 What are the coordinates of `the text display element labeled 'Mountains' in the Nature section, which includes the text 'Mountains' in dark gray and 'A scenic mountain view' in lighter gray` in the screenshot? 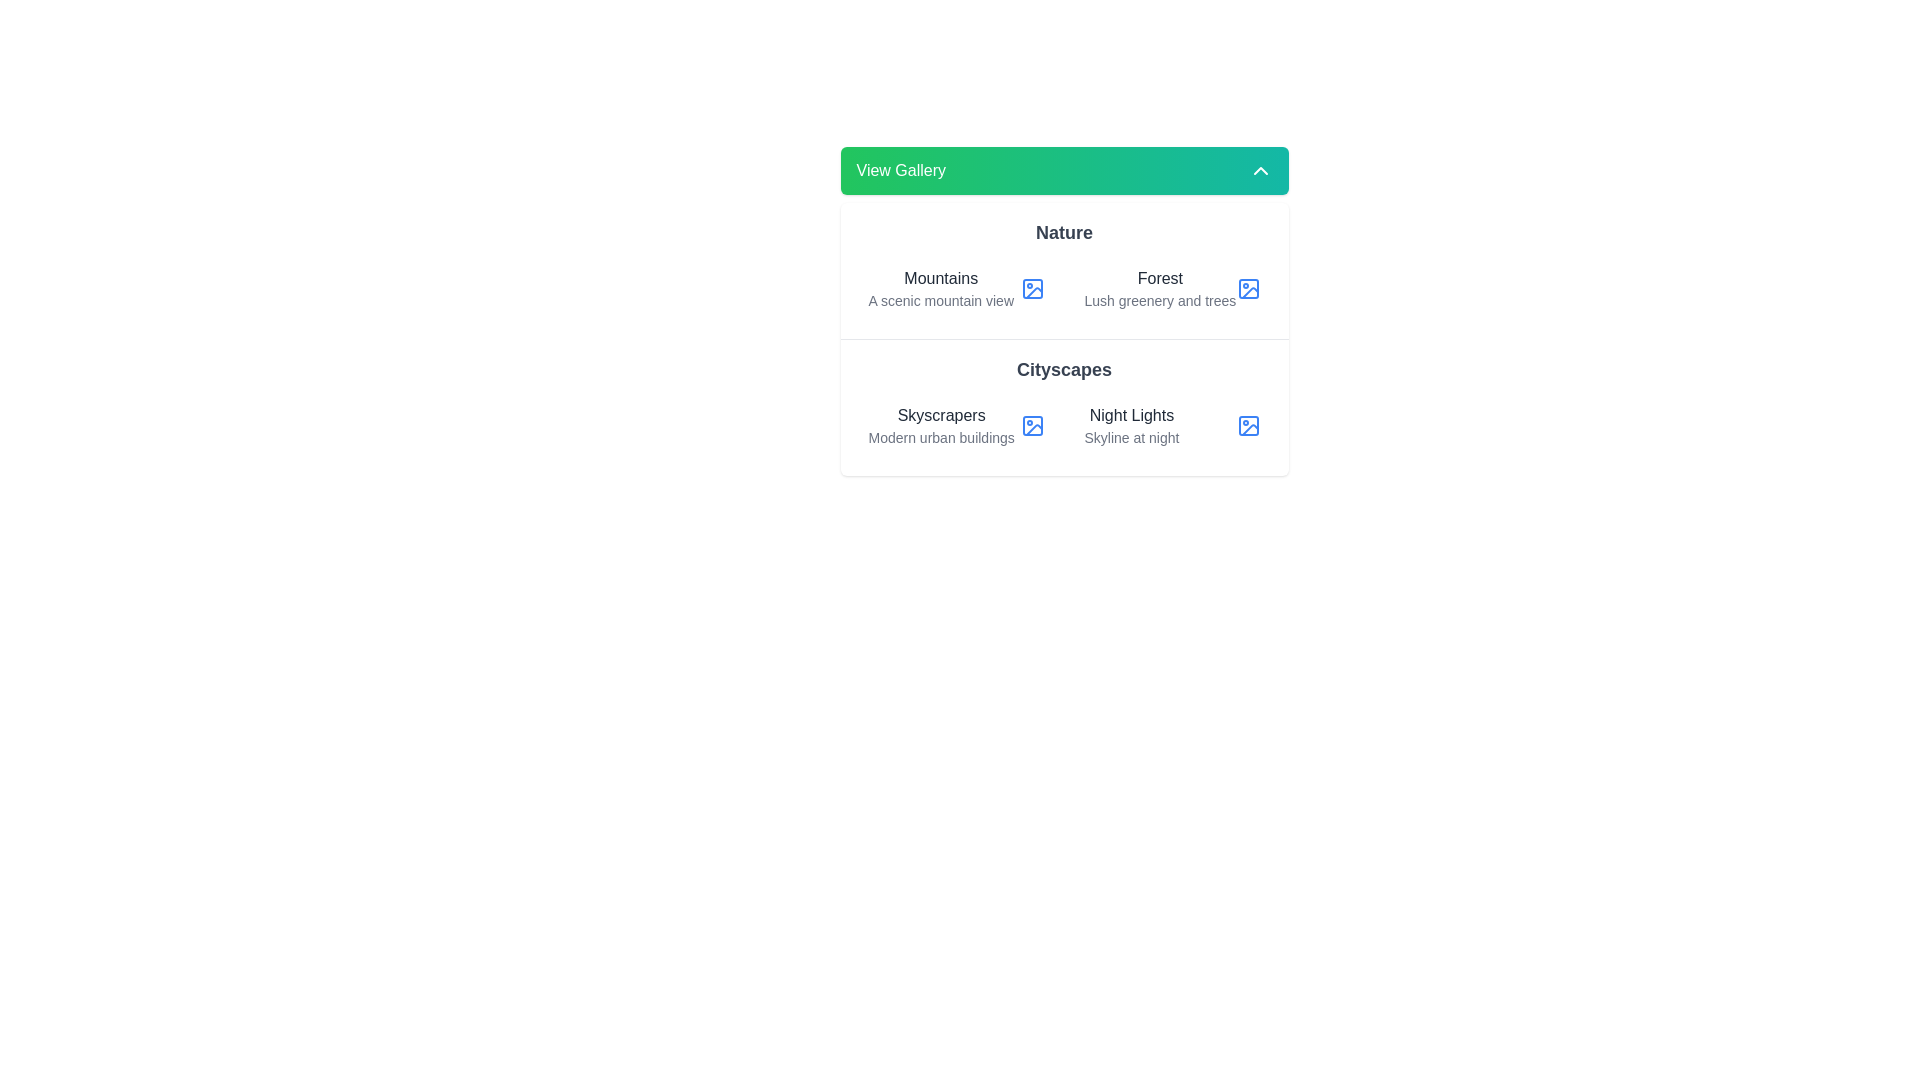 It's located at (940, 289).